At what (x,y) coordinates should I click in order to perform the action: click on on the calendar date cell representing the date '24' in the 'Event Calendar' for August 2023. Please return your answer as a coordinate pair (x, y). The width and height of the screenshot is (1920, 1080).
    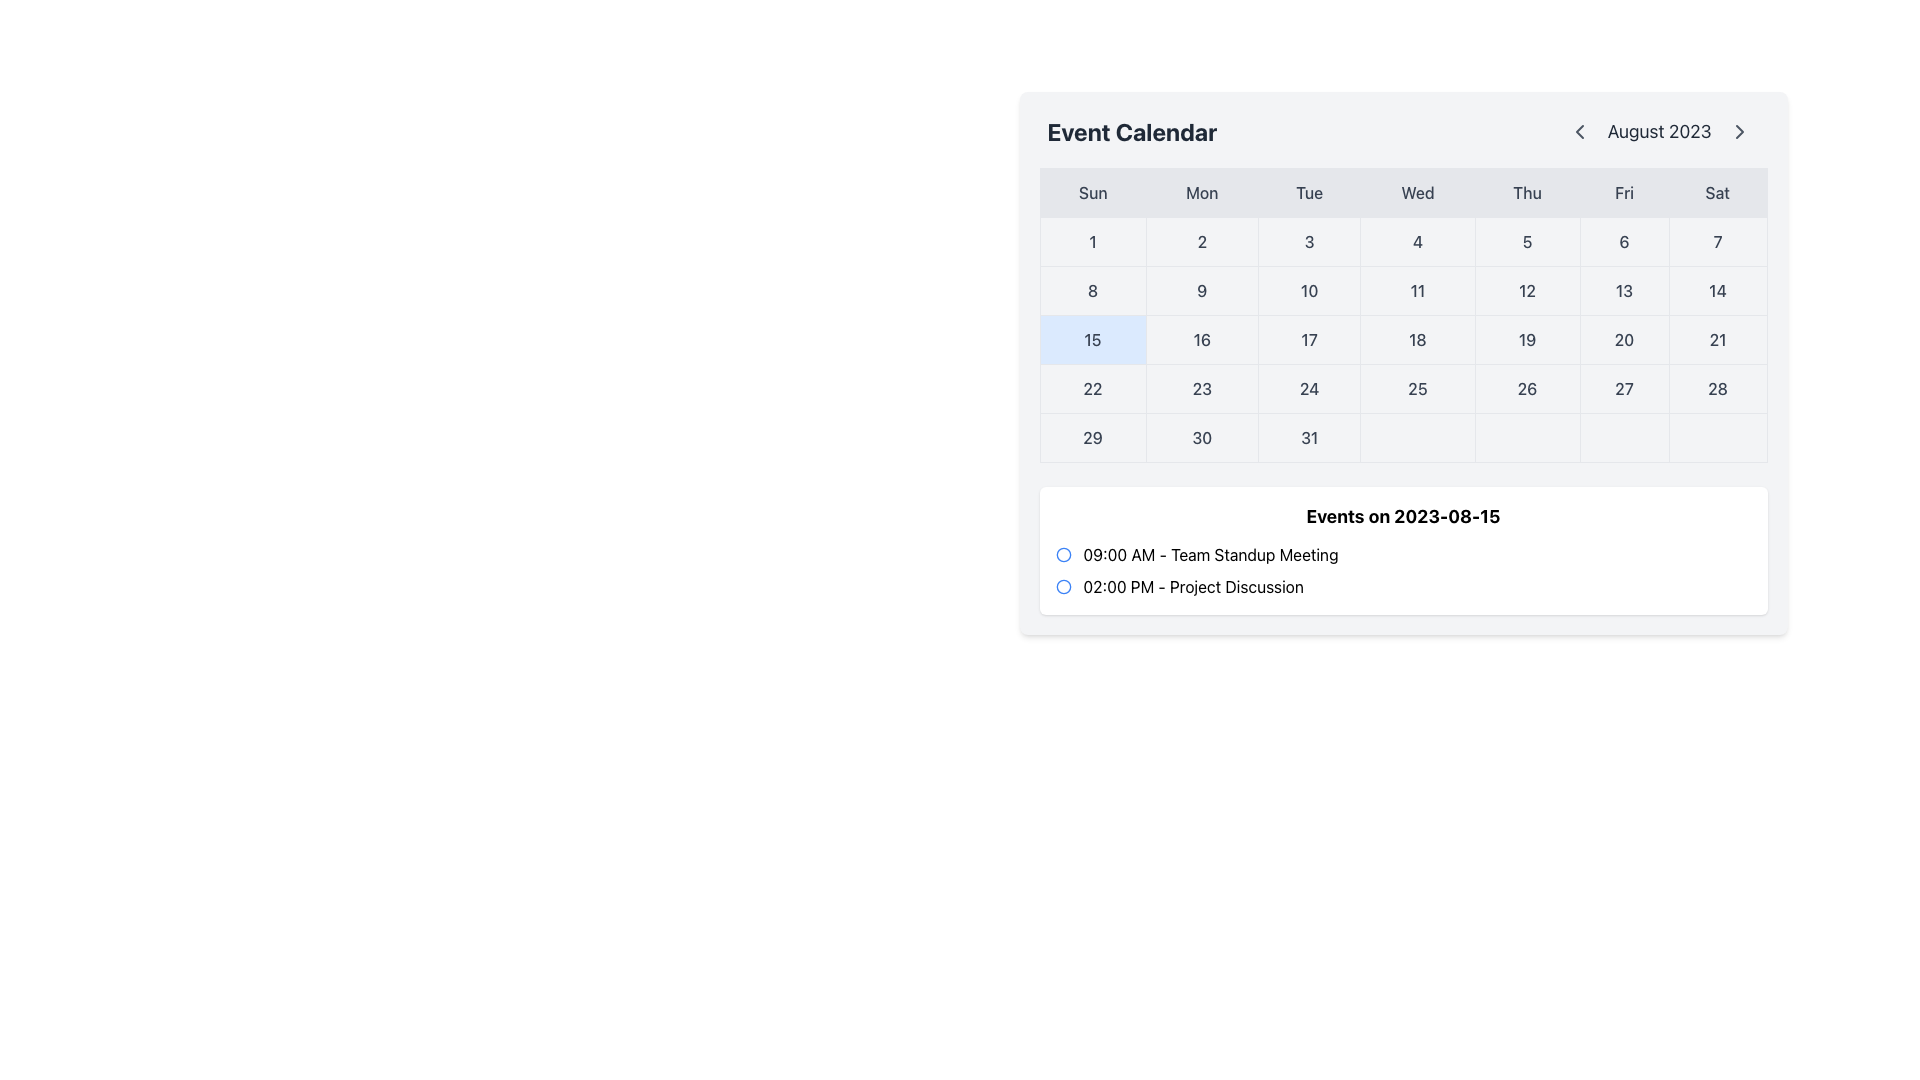
    Looking at the image, I should click on (1309, 389).